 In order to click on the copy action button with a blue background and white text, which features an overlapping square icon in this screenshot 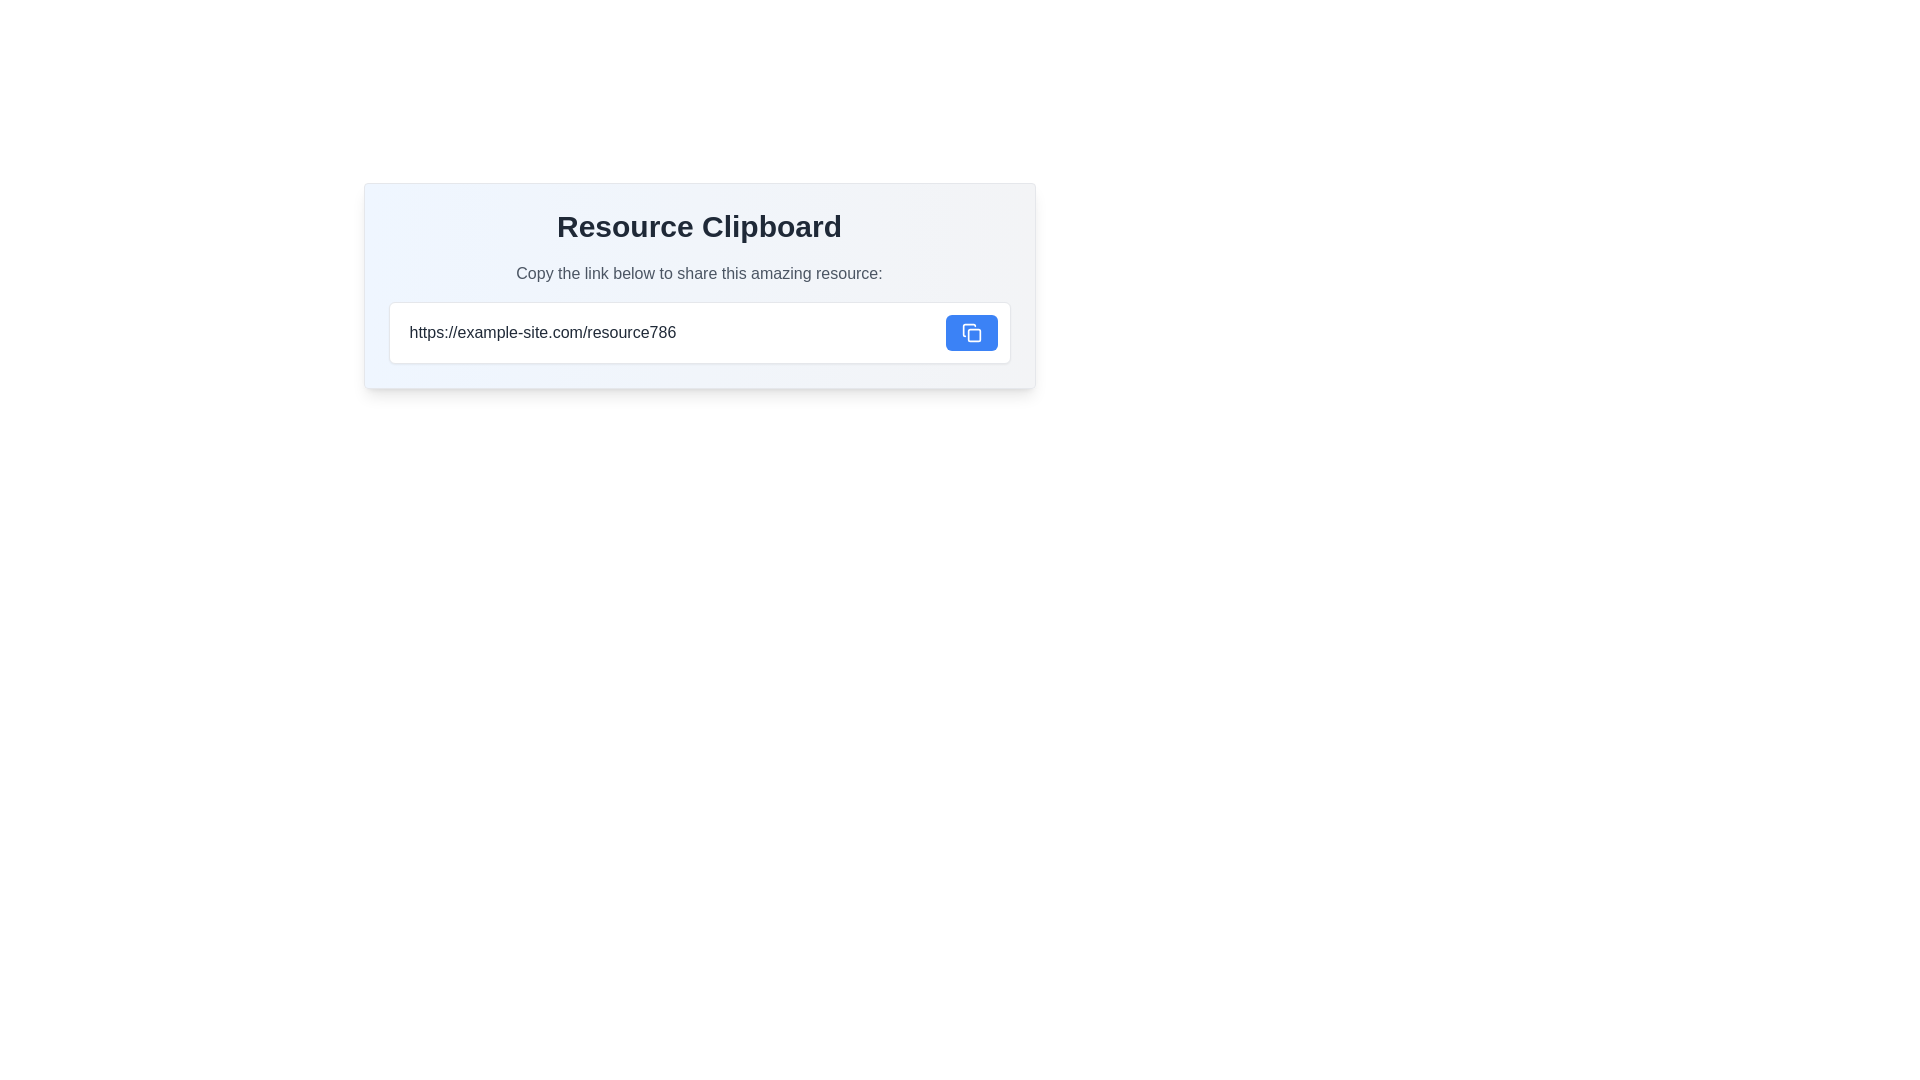, I will do `click(971, 331)`.